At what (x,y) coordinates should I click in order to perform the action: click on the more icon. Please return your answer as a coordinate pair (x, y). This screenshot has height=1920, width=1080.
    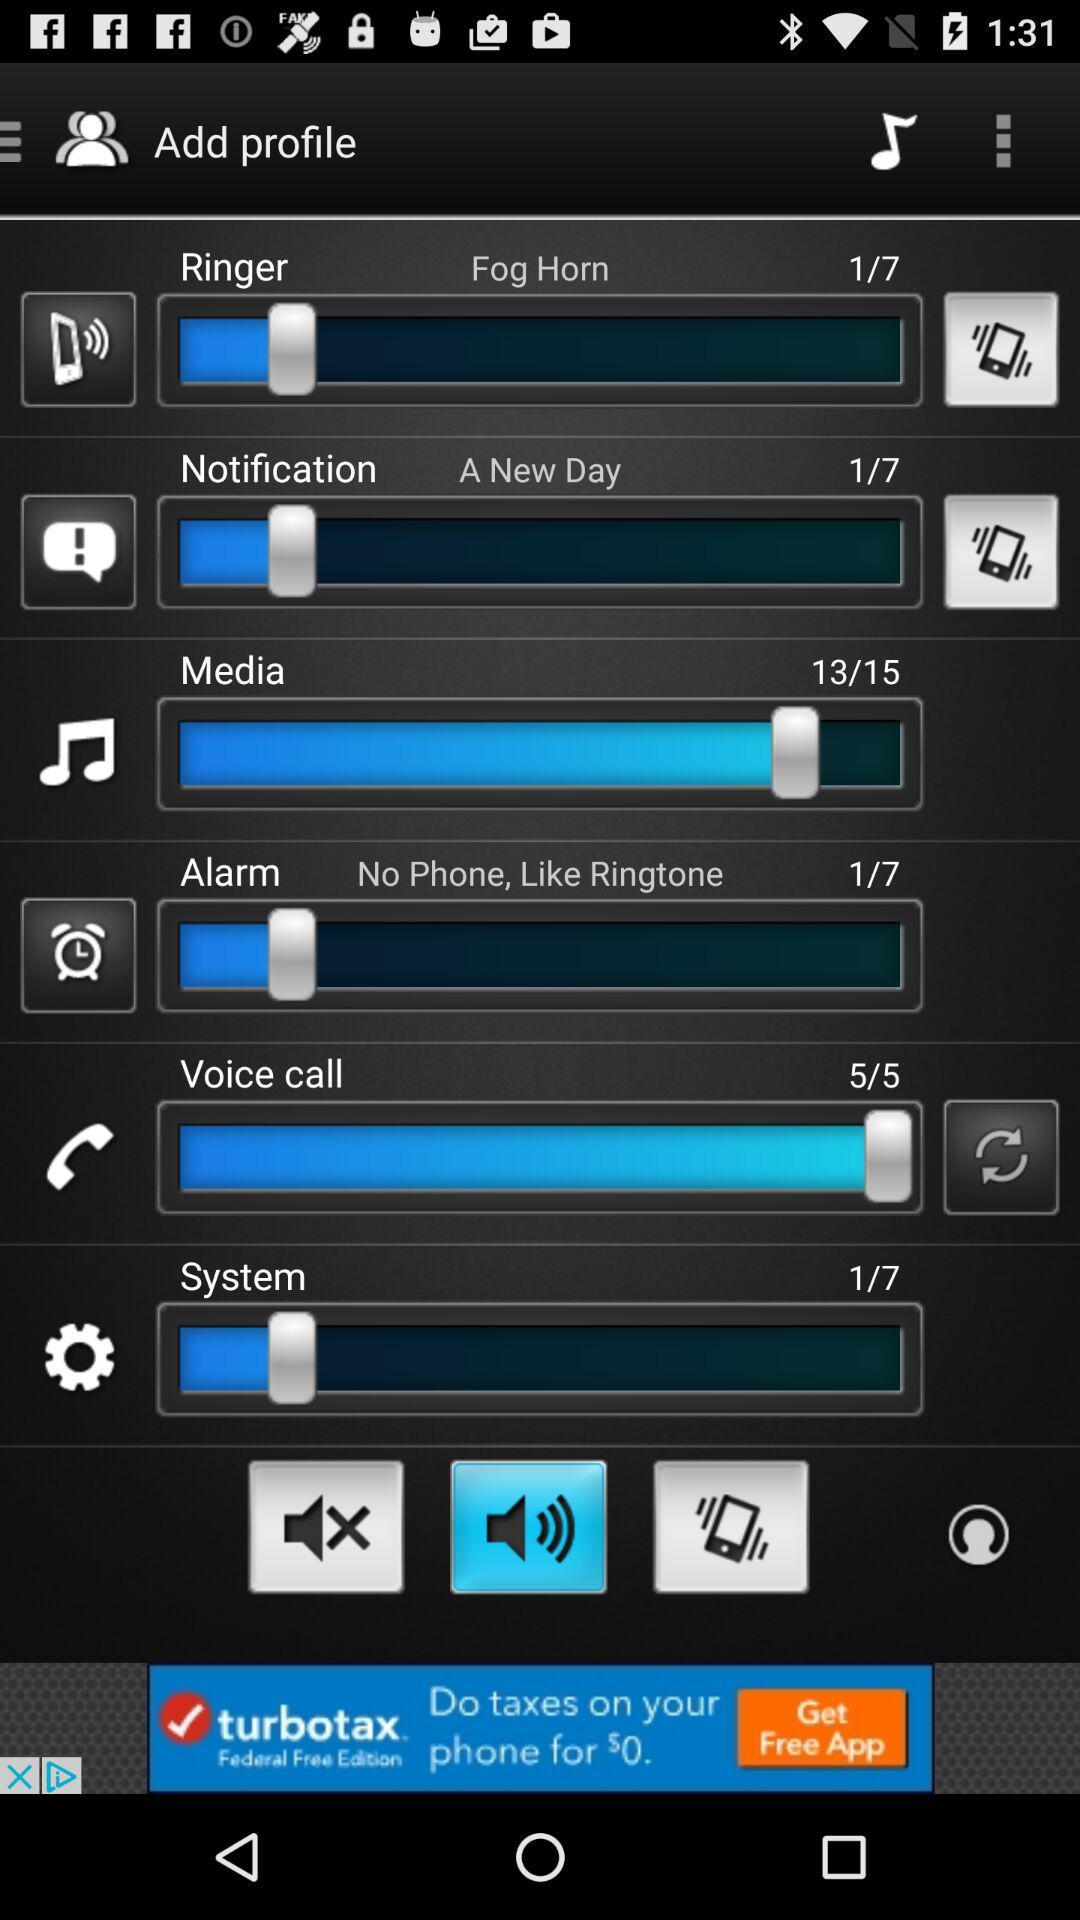
    Looking at the image, I should click on (1003, 149).